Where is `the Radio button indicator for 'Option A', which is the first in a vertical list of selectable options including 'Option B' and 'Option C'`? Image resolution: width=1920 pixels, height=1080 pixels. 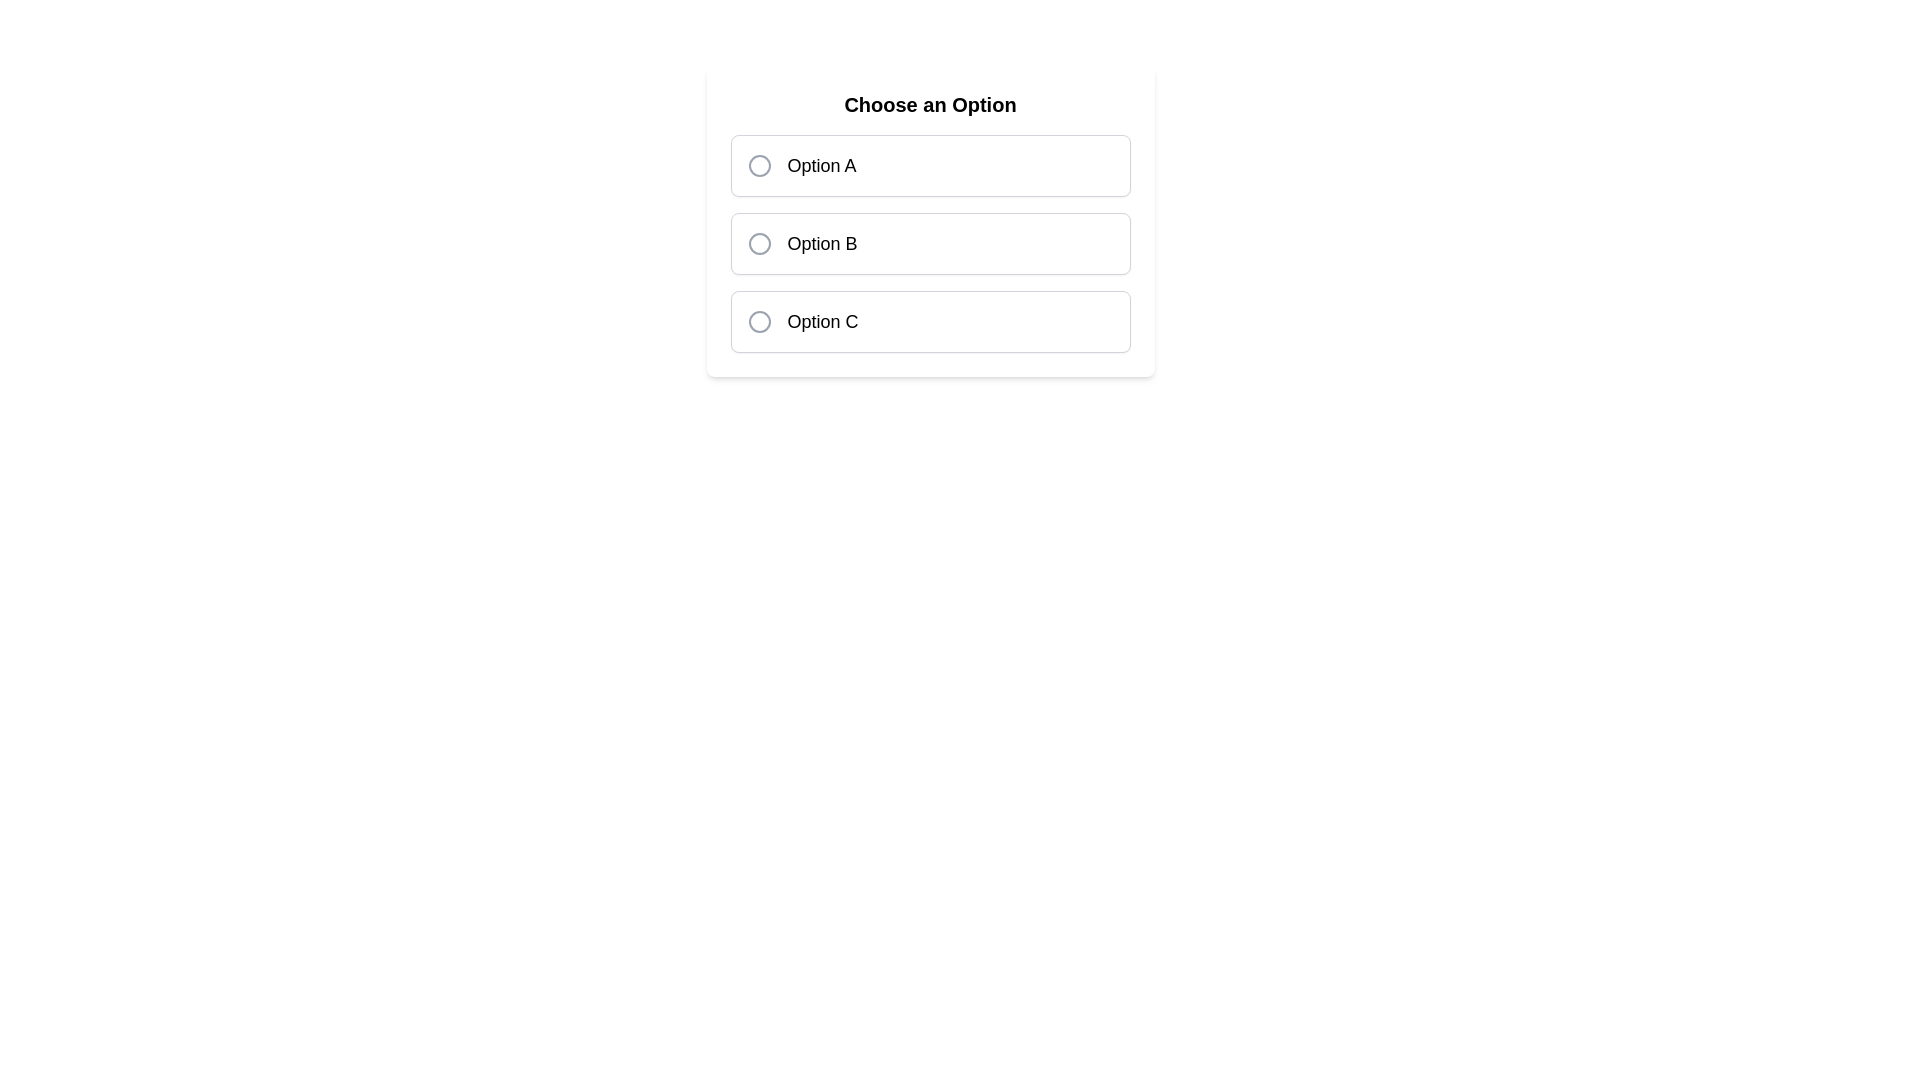 the Radio button indicator for 'Option A', which is the first in a vertical list of selectable options including 'Option B' and 'Option C' is located at coordinates (758, 164).